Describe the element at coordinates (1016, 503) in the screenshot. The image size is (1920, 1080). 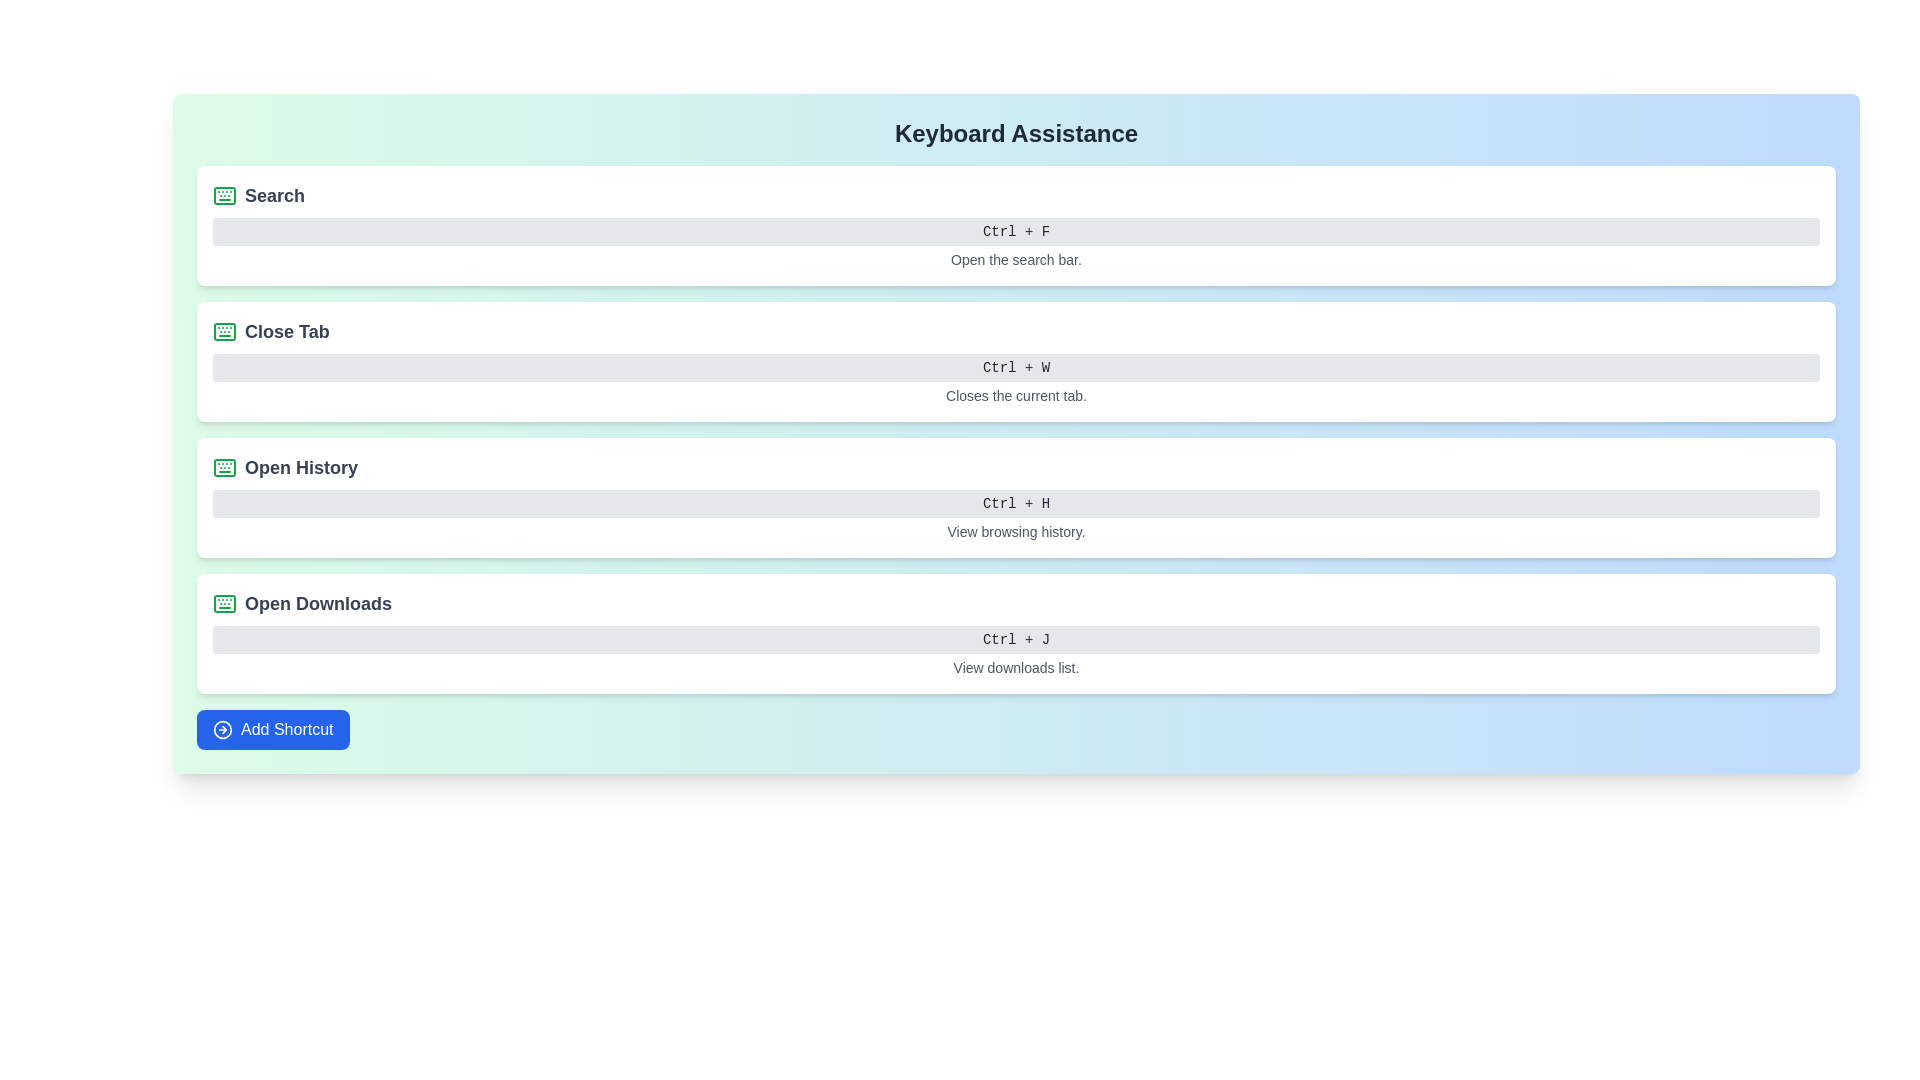
I see `the Shortcut indicator displaying 'Ctrl + H' with a light gray background and dark gray text, located below 'Open History'` at that location.